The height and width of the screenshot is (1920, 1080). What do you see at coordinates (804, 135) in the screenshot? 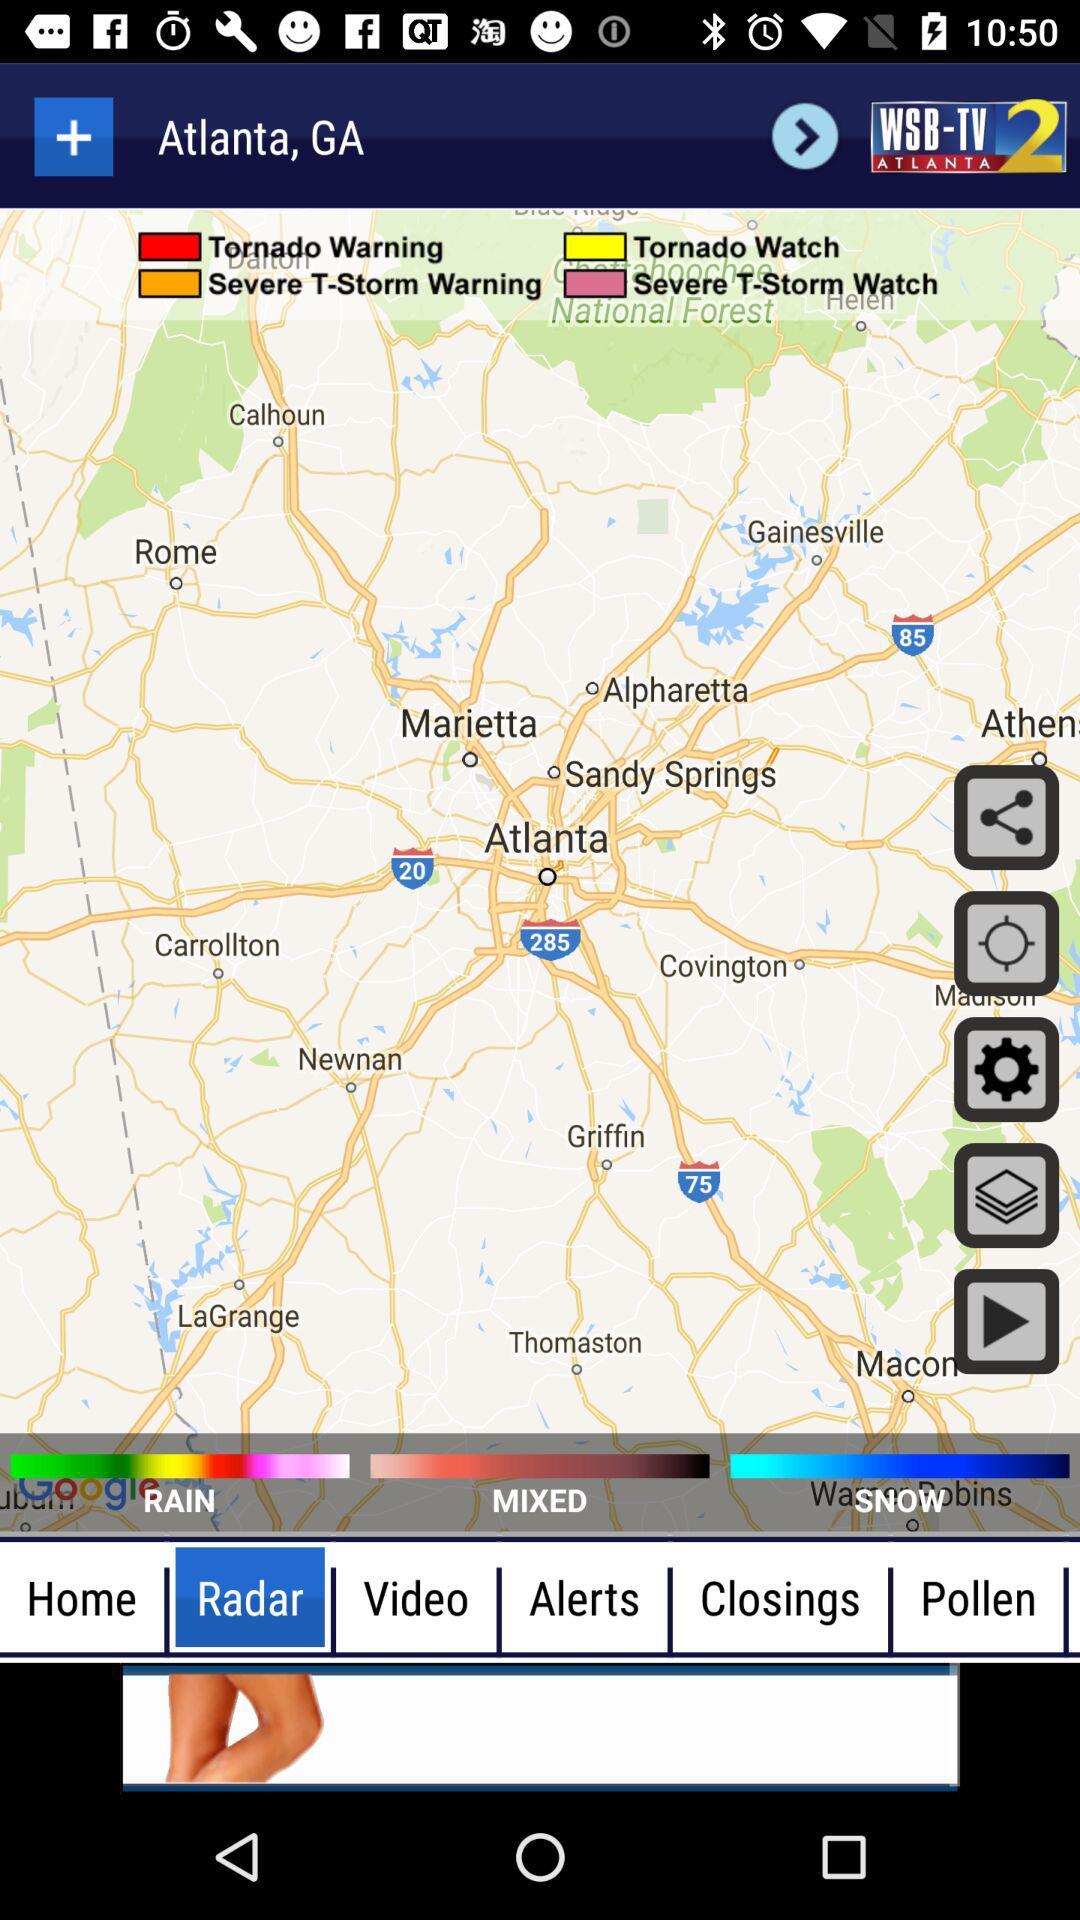
I see `go back` at bounding box center [804, 135].